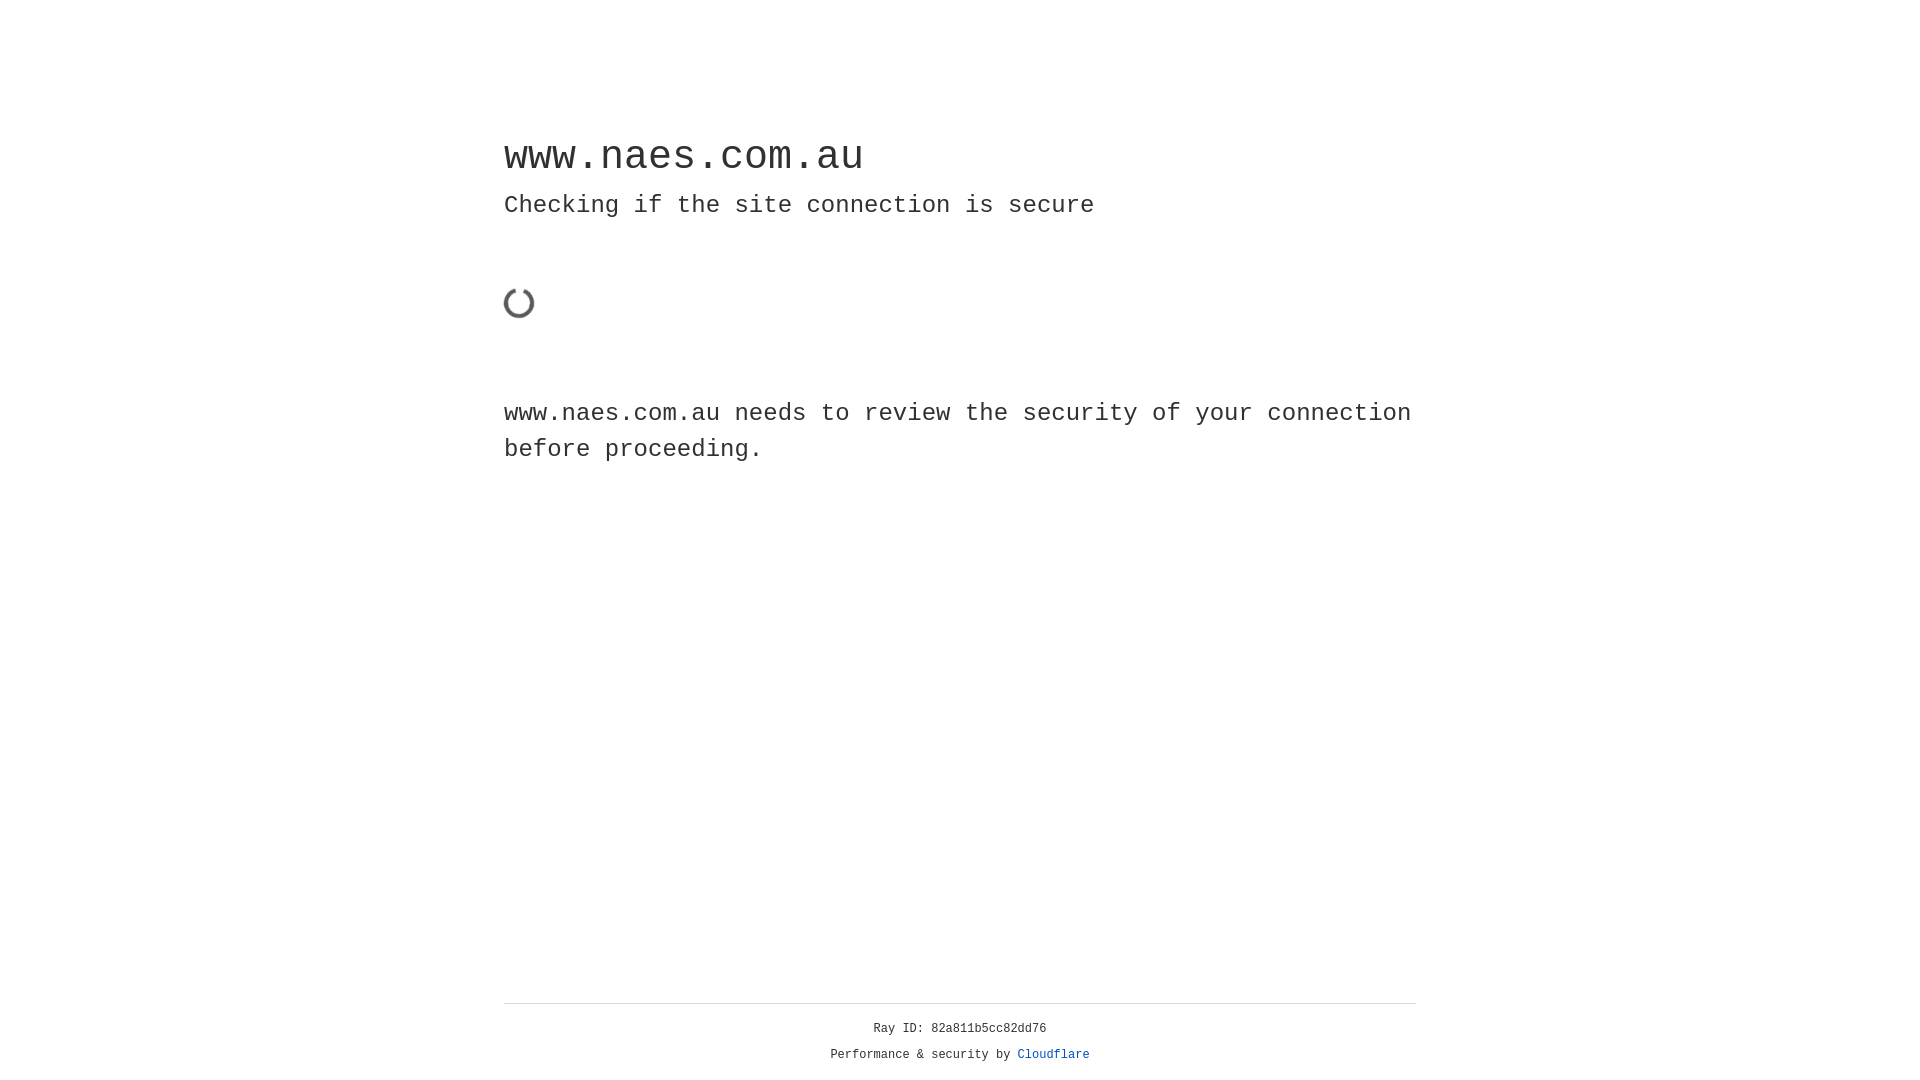 This screenshot has height=1080, width=1920. I want to click on 'Cloudflare', so click(1053, 1054).